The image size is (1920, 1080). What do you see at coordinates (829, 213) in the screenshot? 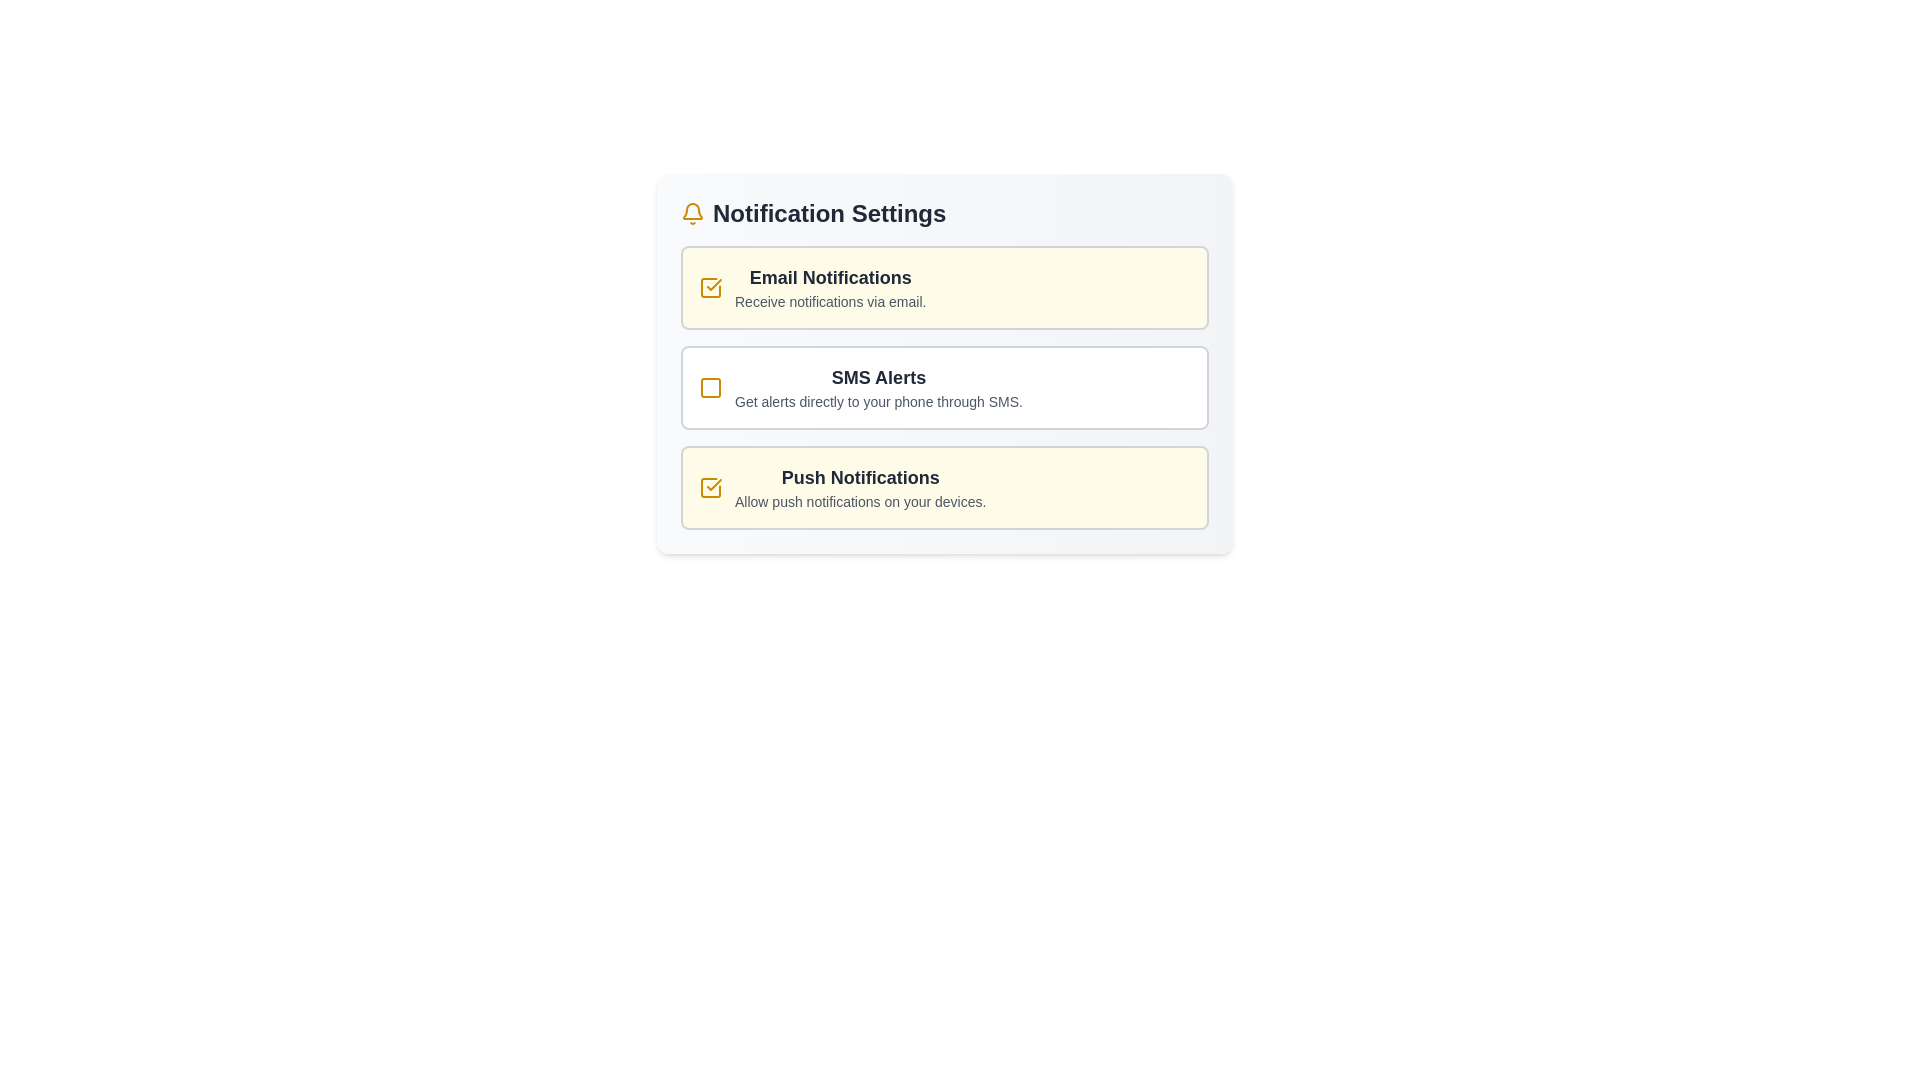
I see `the 'Notification Settings' header, which is a bold, large text label in dark gray color, centrally positioned near the top of its section` at bounding box center [829, 213].